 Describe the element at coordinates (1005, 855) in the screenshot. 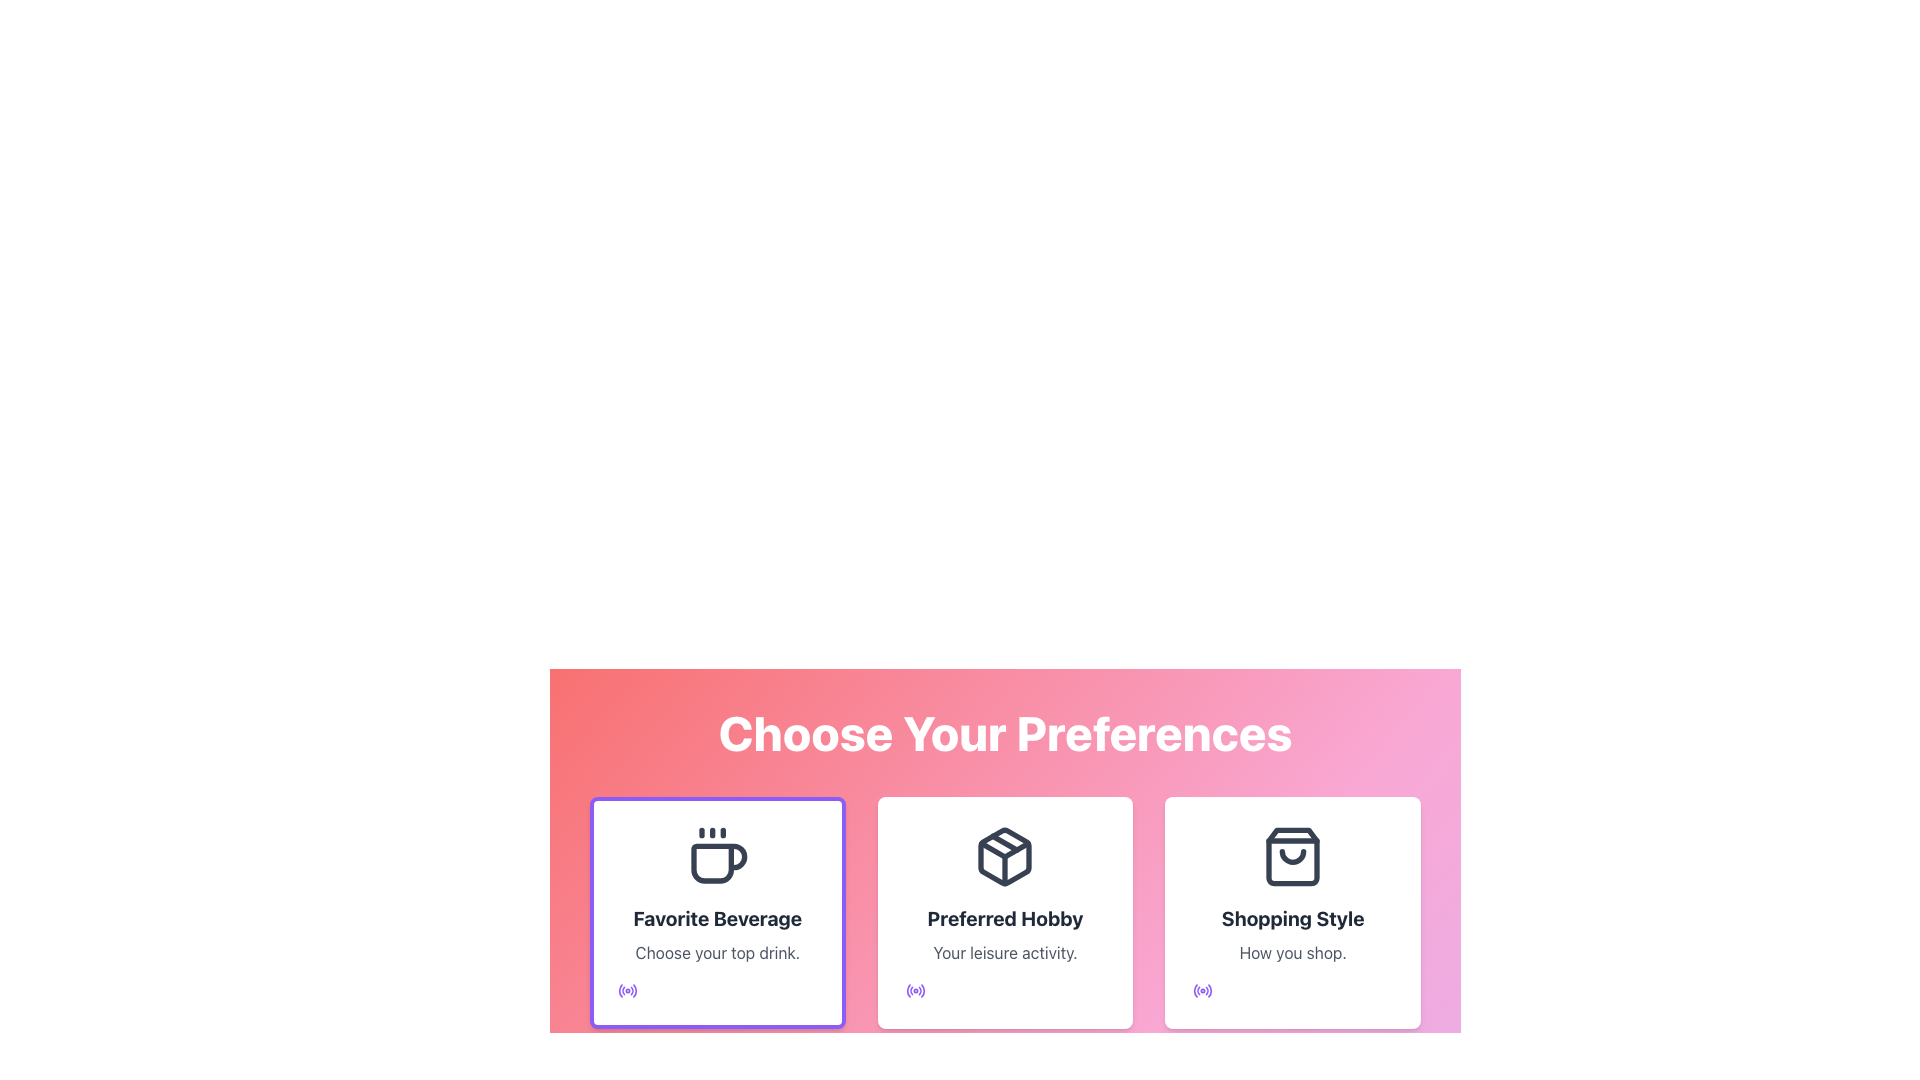

I see `the dark gray geometric 3D box icon positioned between the title 'Preferred Hobby' and the description 'Your leisure activity'` at that location.